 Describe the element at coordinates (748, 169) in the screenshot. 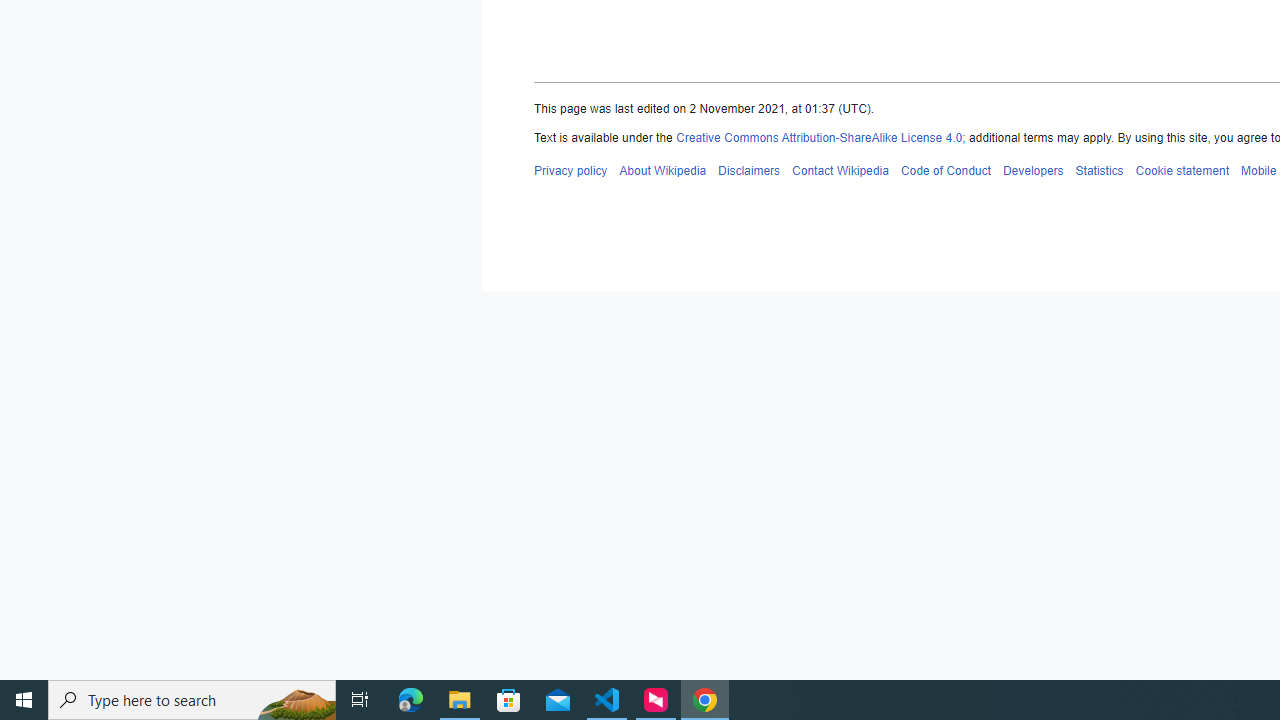

I see `'AutomationID: footer-places-disclaimers'` at that location.